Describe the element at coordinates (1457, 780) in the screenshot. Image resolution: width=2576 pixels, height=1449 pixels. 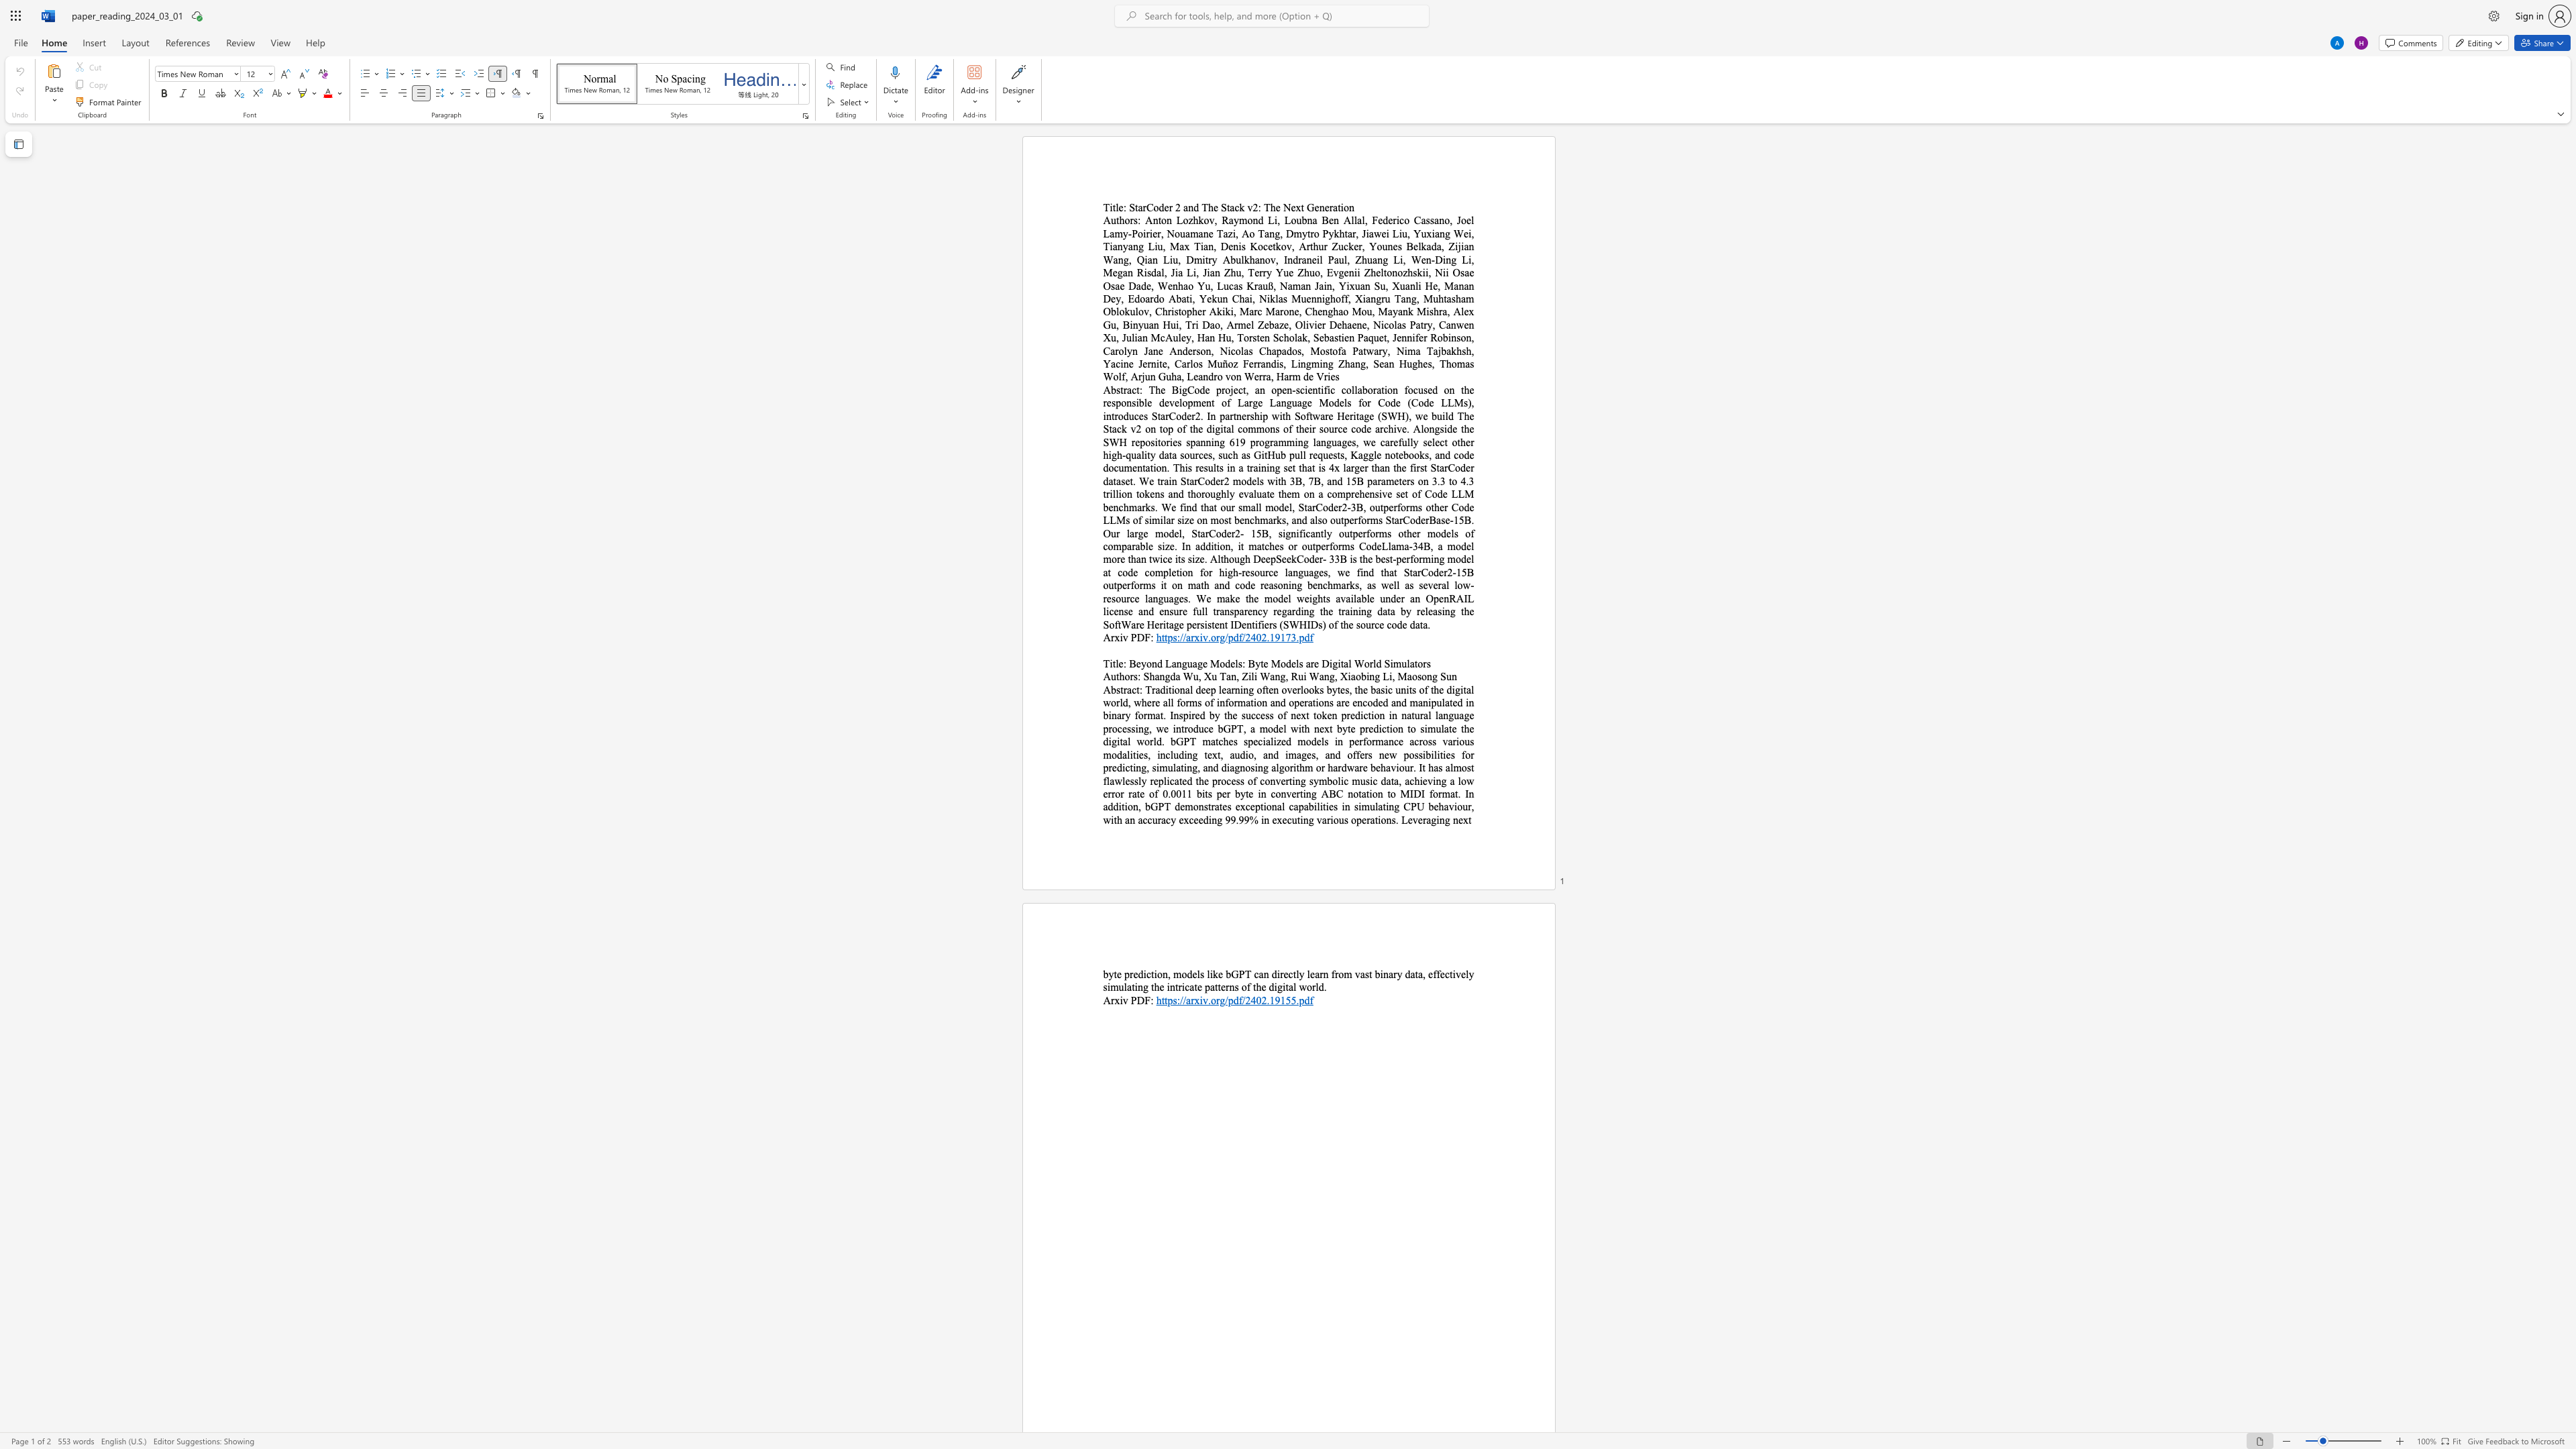
I see `the subset text "low error rate of 0.0011 bits per byte in converting ABC notation to MIDI format. In addition, bGPT demonstrates exceptional capabilities in simulati" within the text "replicated the process of converting symbolic music data, achieving a low error rate of 0.0011 bits per byte in converting ABC notation to MIDI format. In addition, bGPT demonstrates exceptional capabilities in simulating CPU behaviour, with an accuracy exceeding 99.99% in executing various operations. Leveraging next"` at that location.